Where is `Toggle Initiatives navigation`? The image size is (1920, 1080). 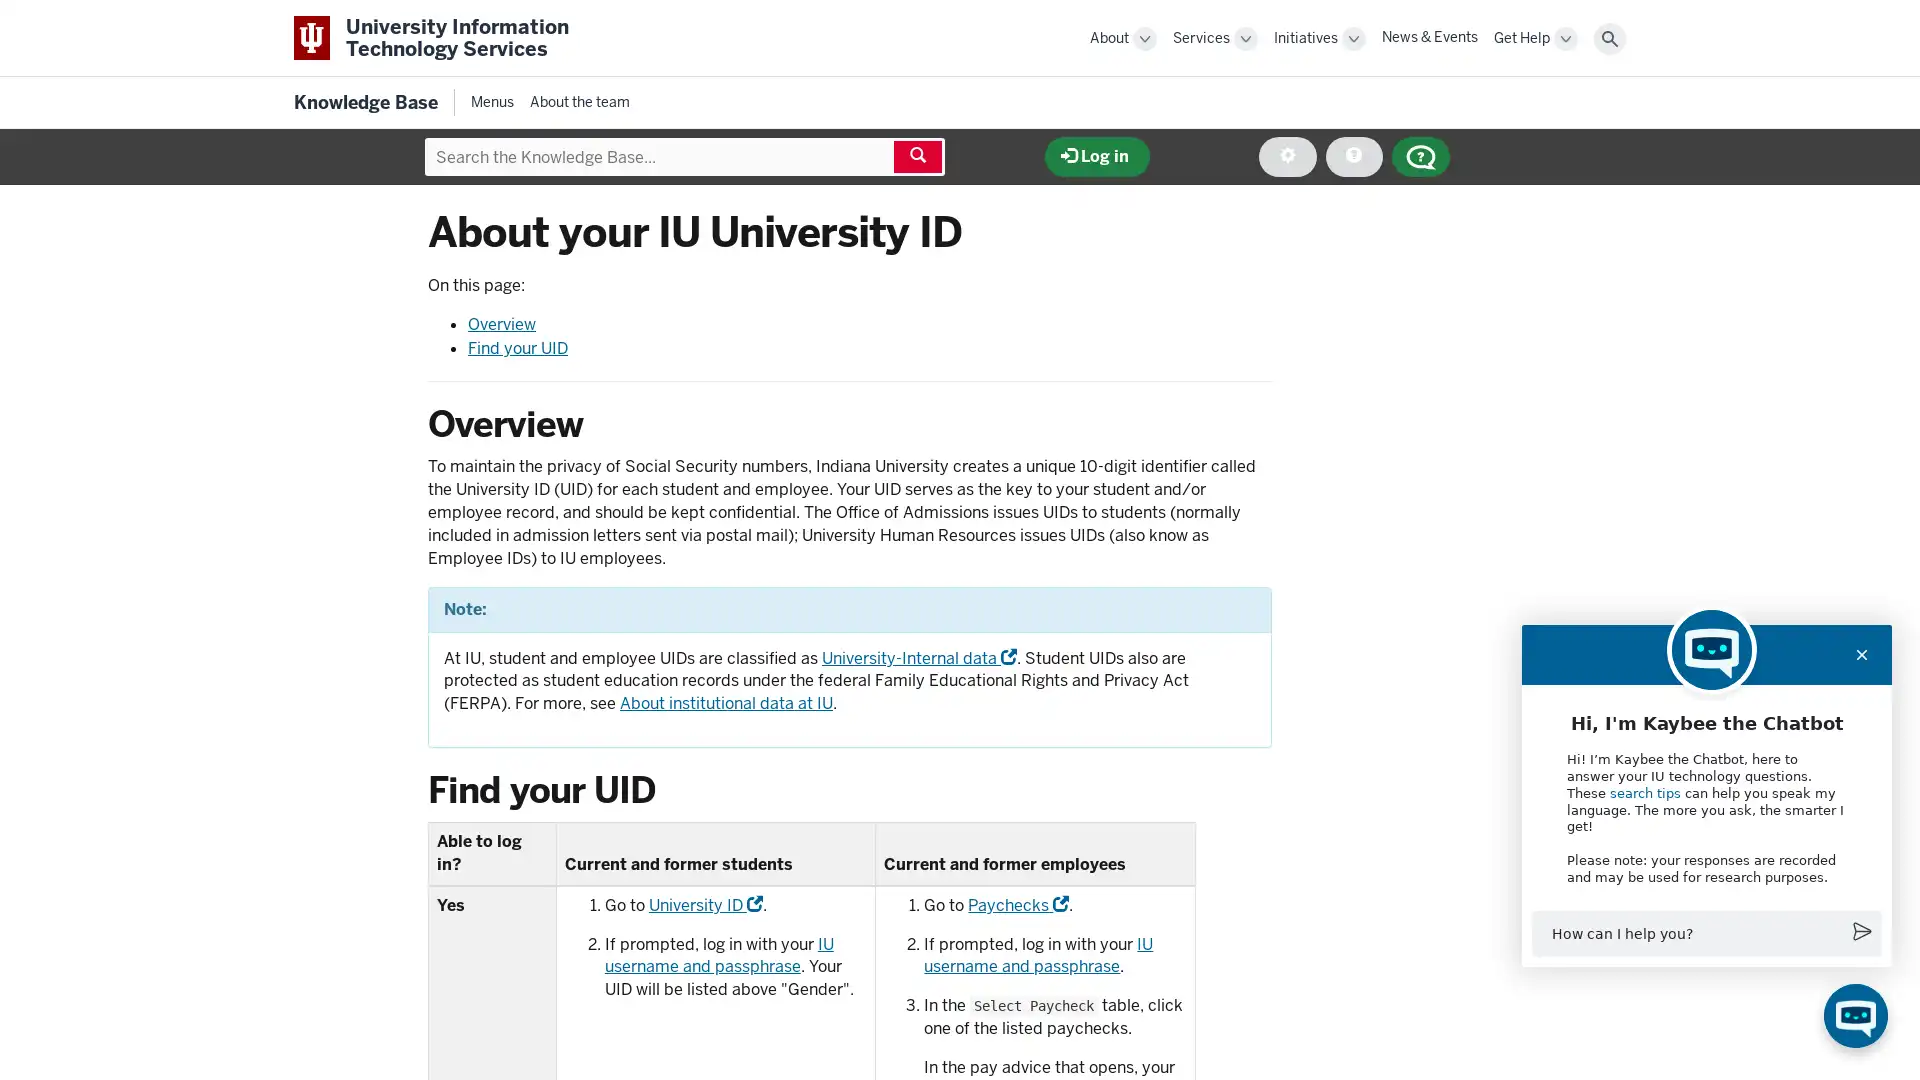
Toggle Initiatives navigation is located at coordinates (1353, 38).